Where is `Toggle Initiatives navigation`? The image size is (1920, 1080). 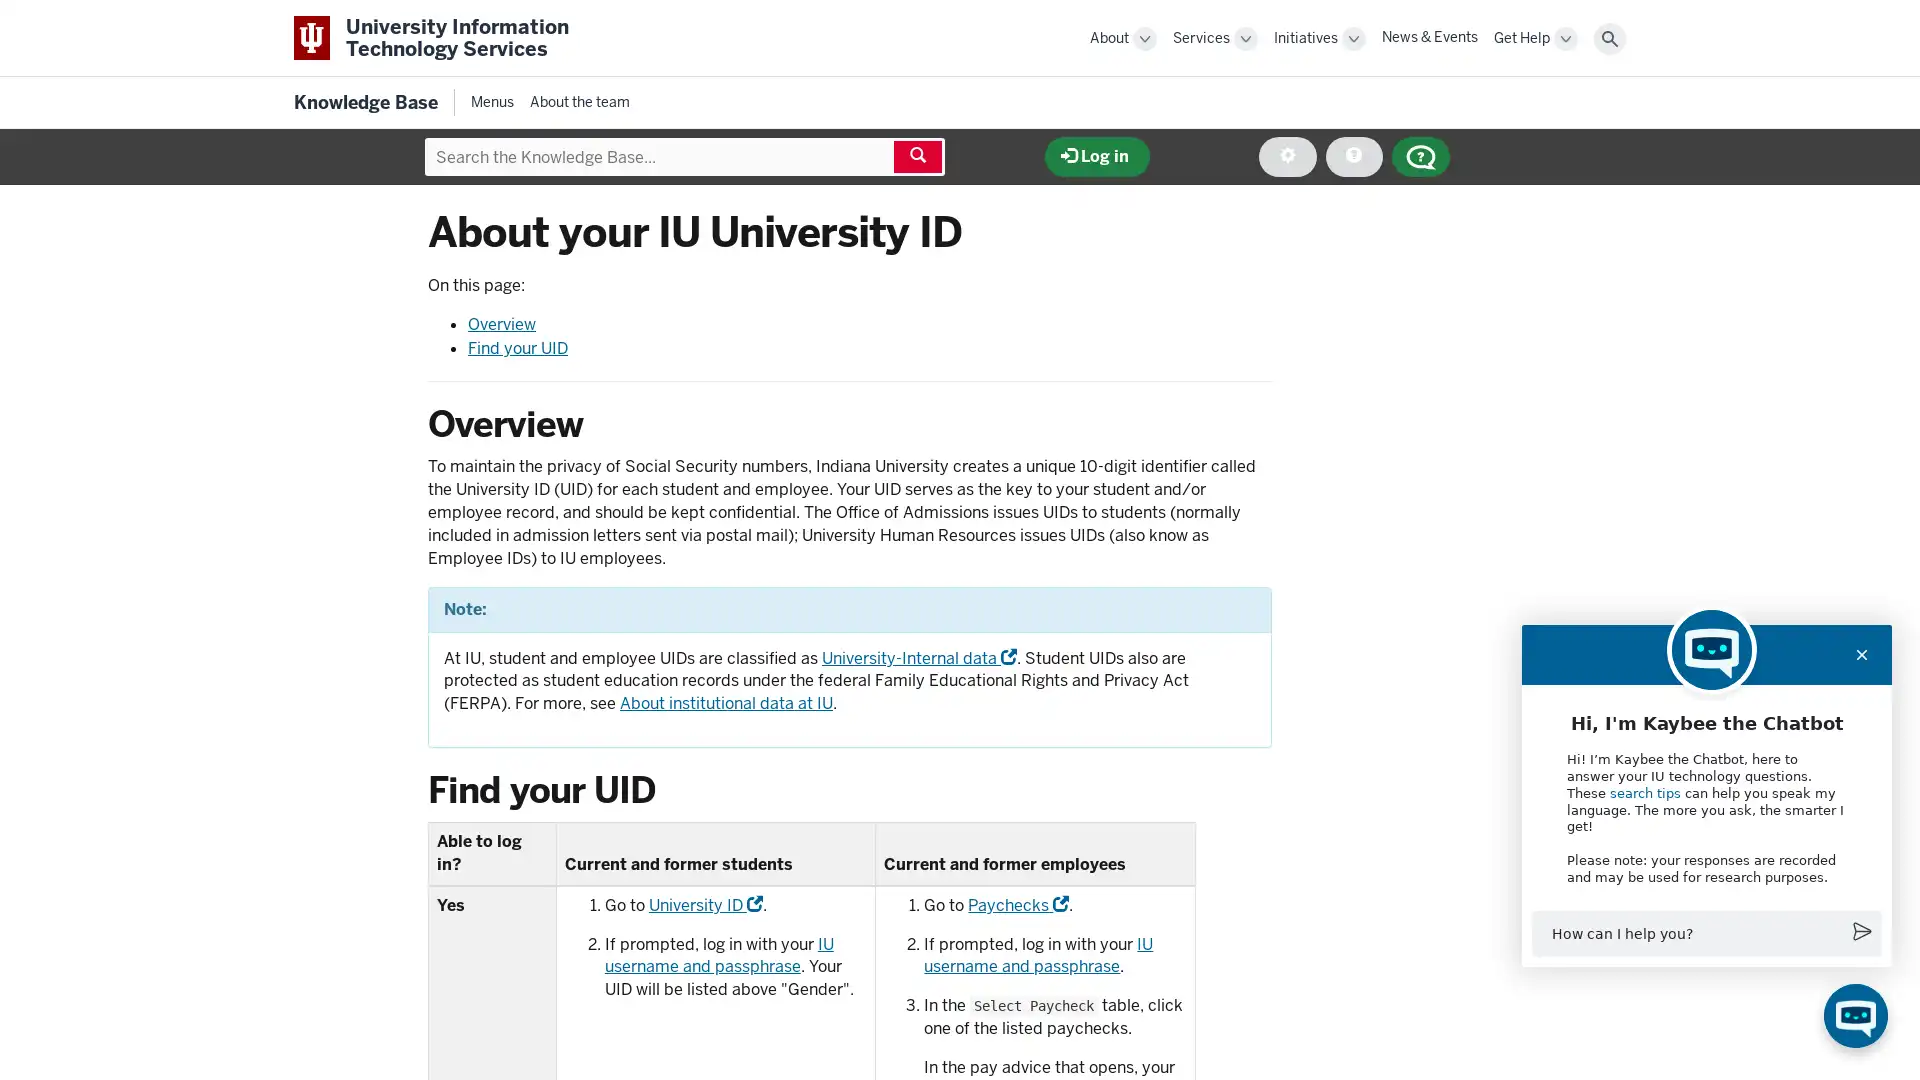
Toggle Initiatives navigation is located at coordinates (1353, 38).